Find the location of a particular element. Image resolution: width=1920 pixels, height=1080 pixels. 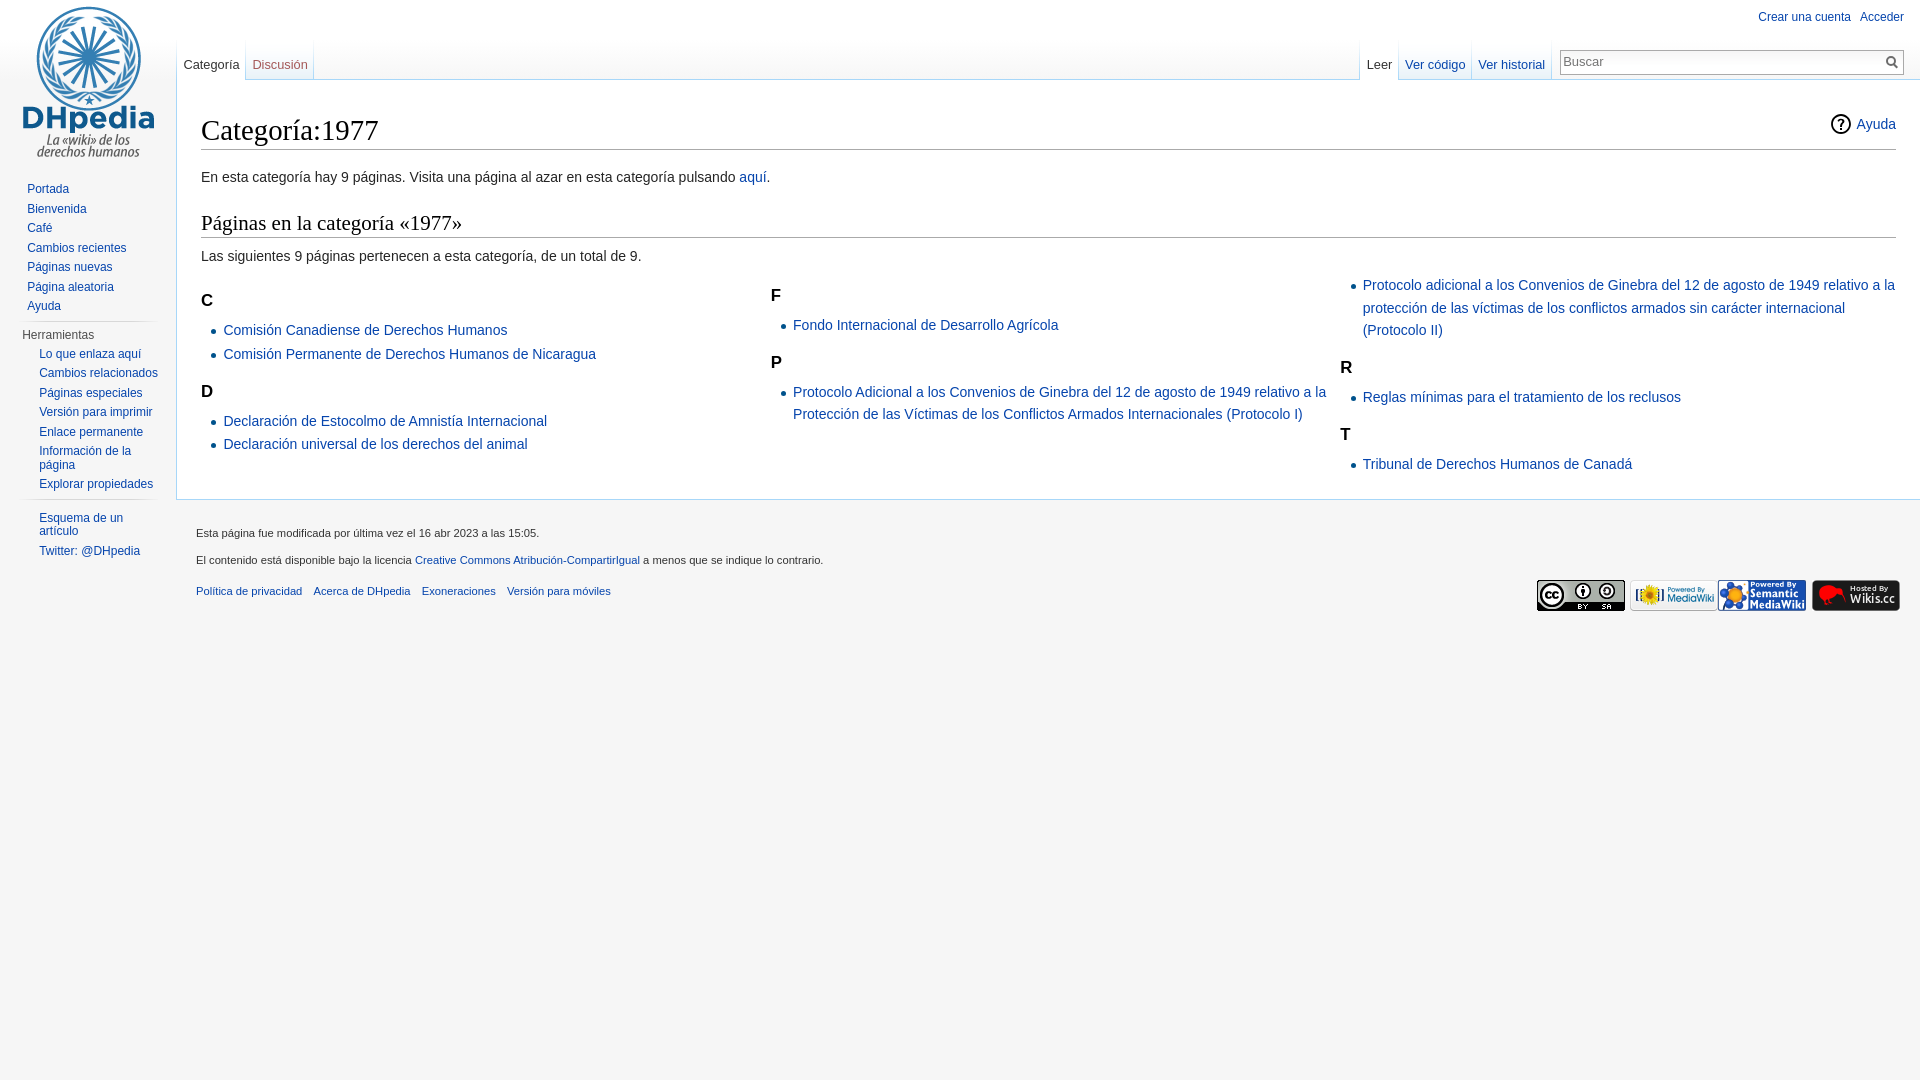

'Ayuda' is located at coordinates (43, 305).